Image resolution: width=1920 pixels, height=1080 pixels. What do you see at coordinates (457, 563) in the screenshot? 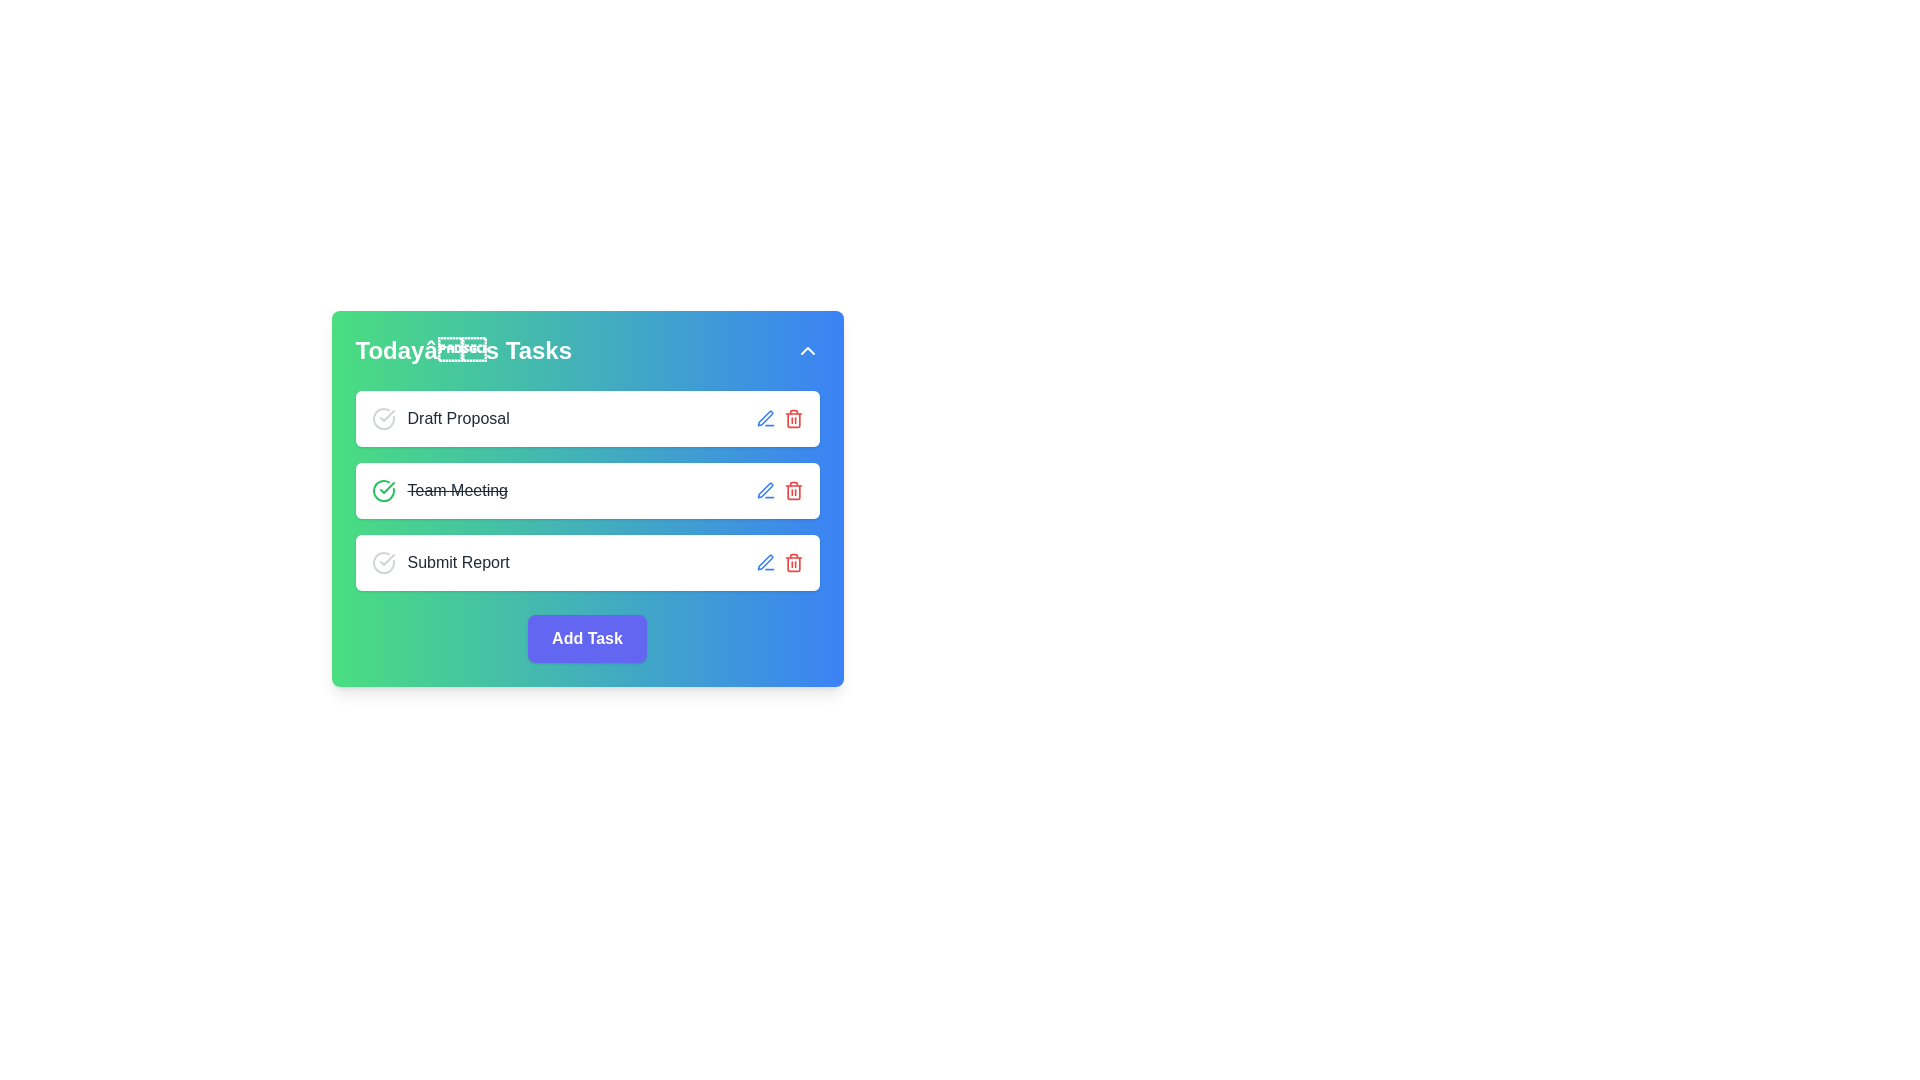
I see `the 'Submit Report' text label located in the third row of the task list, which is centrally positioned in the row and flanked by a circular checkbox on the left and action icons on the right` at bounding box center [457, 563].